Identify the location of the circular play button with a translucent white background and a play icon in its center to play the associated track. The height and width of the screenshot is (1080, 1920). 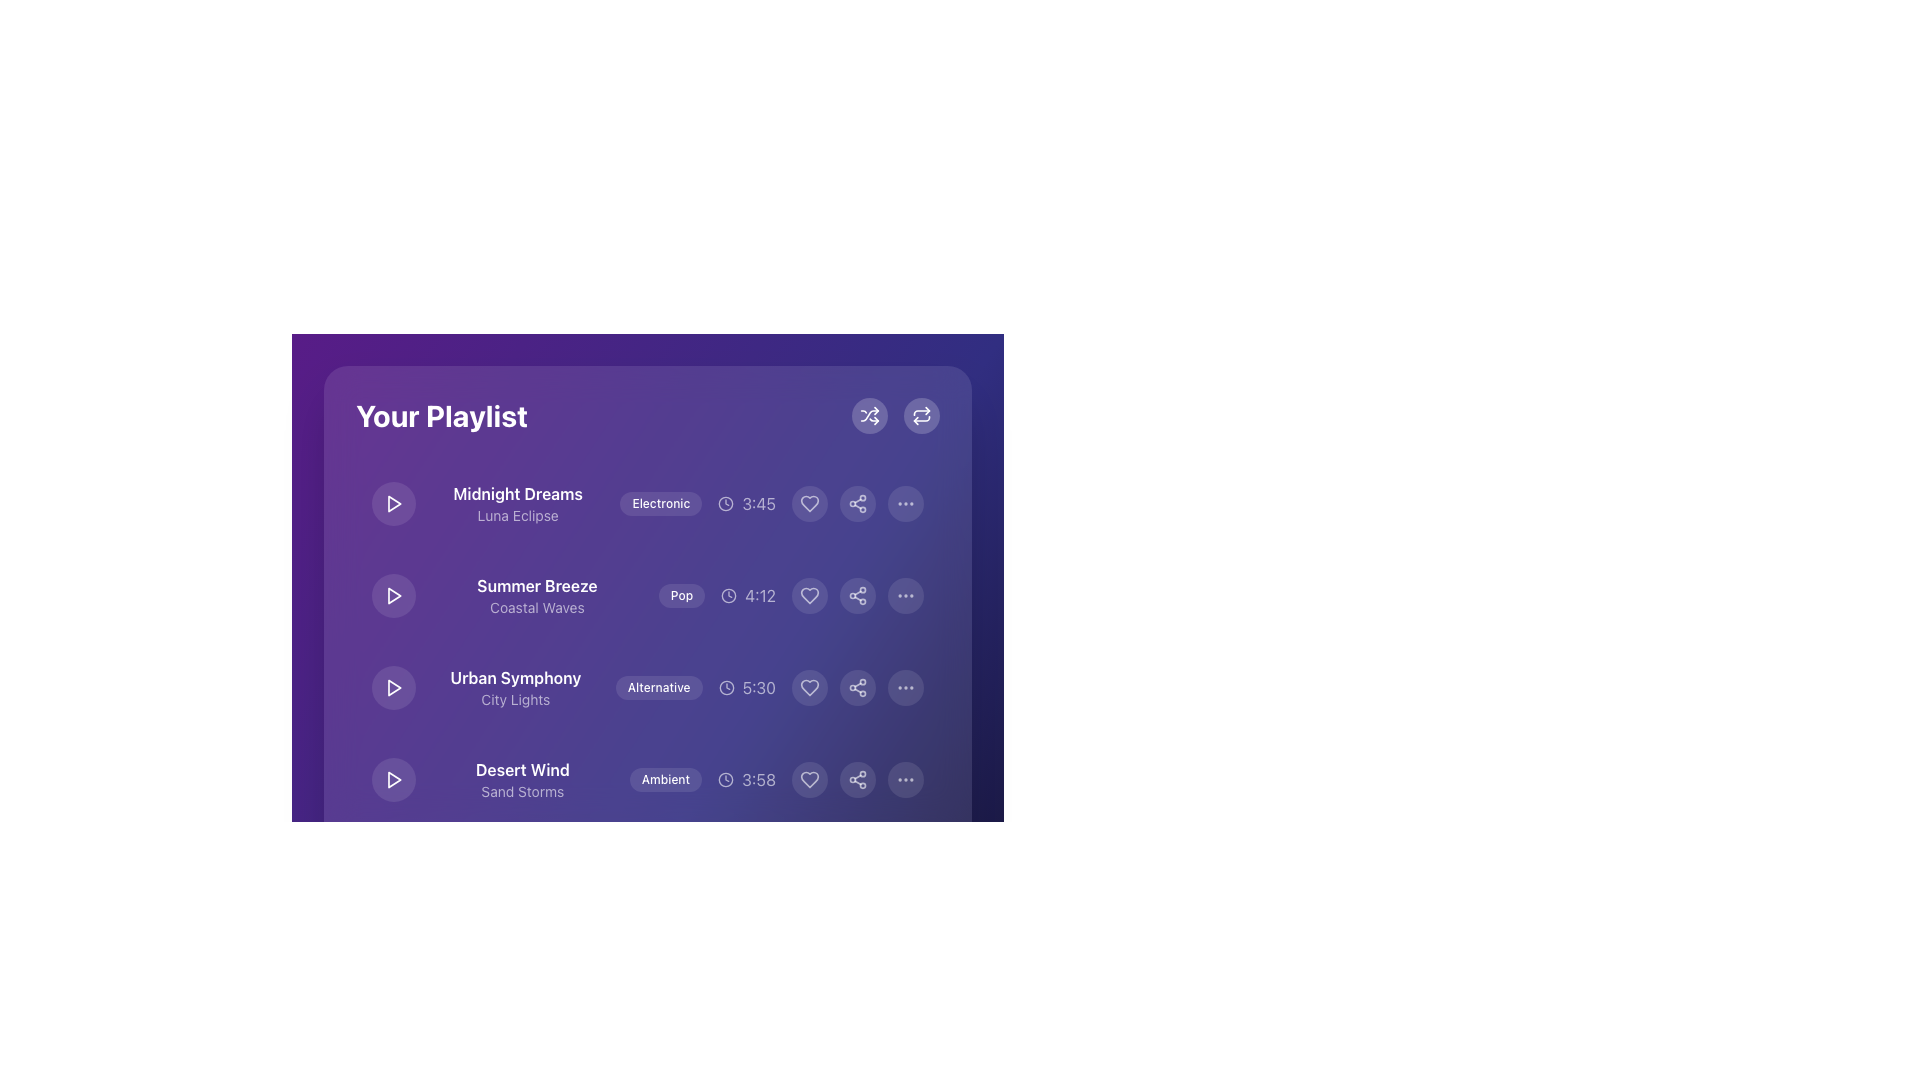
(393, 686).